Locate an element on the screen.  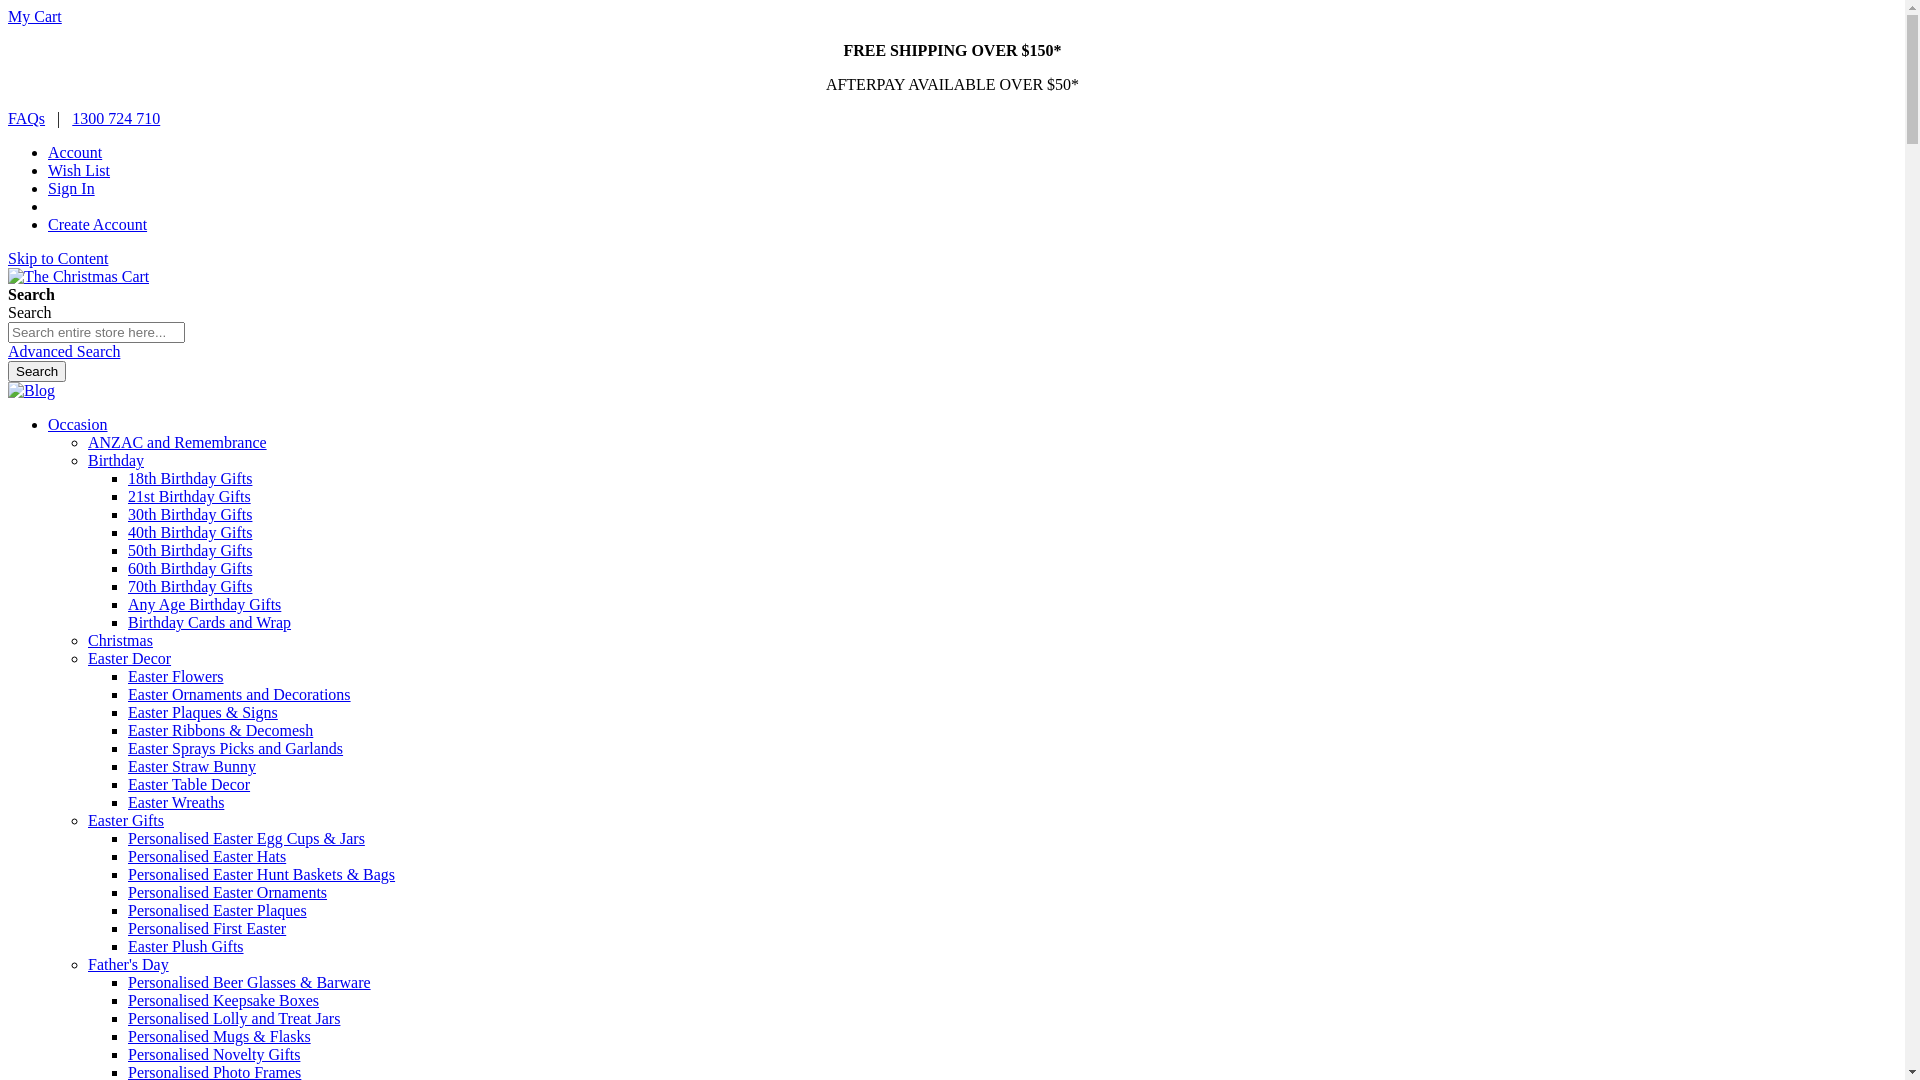
'Personalised Easter Hunt Baskets & Bags' is located at coordinates (260, 873).